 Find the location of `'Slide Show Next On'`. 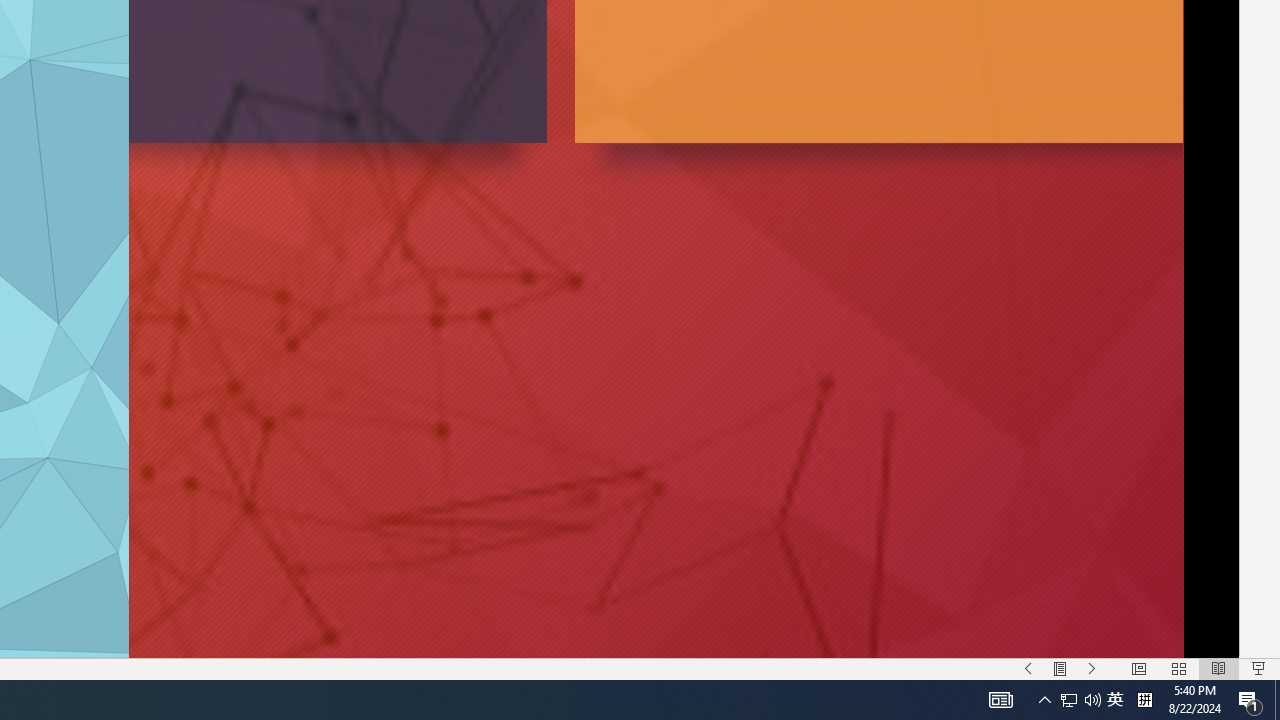

'Slide Show Next On' is located at coordinates (1091, 669).